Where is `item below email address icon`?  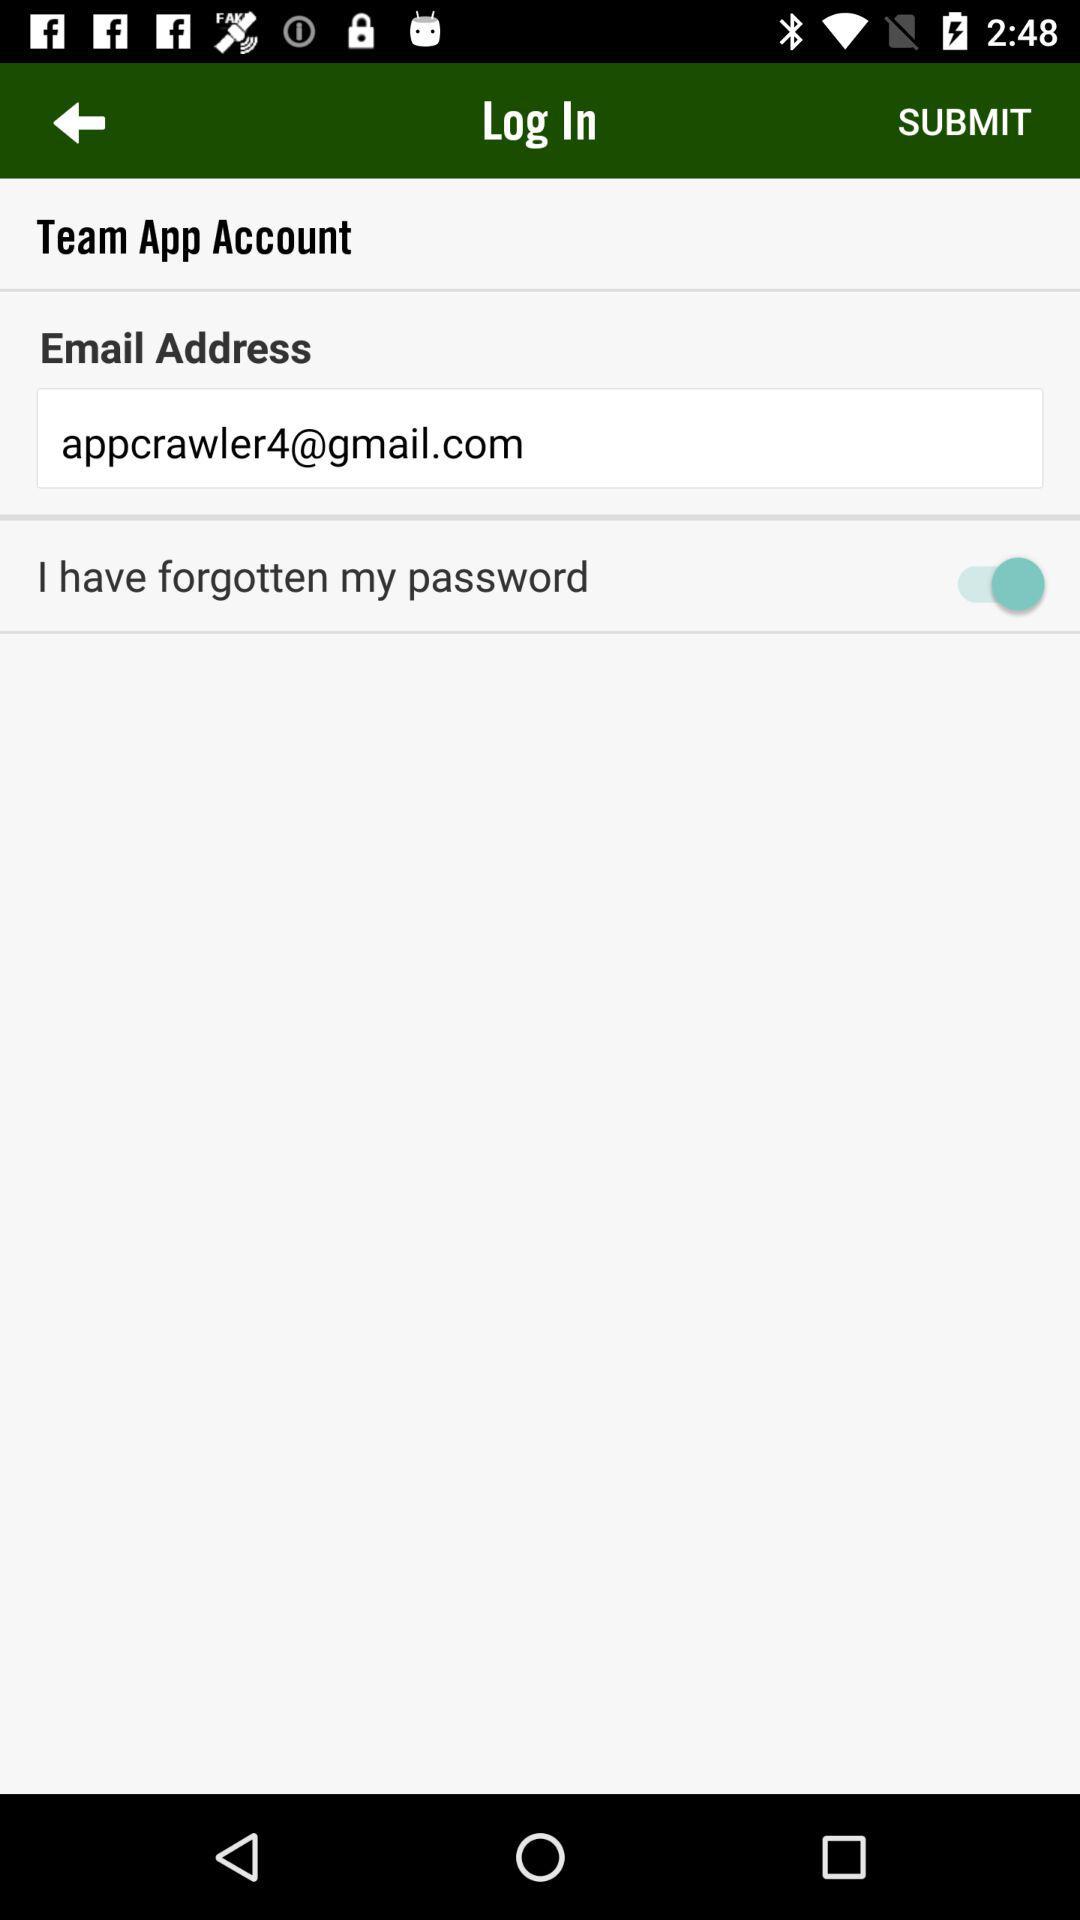
item below email address icon is located at coordinates (540, 442).